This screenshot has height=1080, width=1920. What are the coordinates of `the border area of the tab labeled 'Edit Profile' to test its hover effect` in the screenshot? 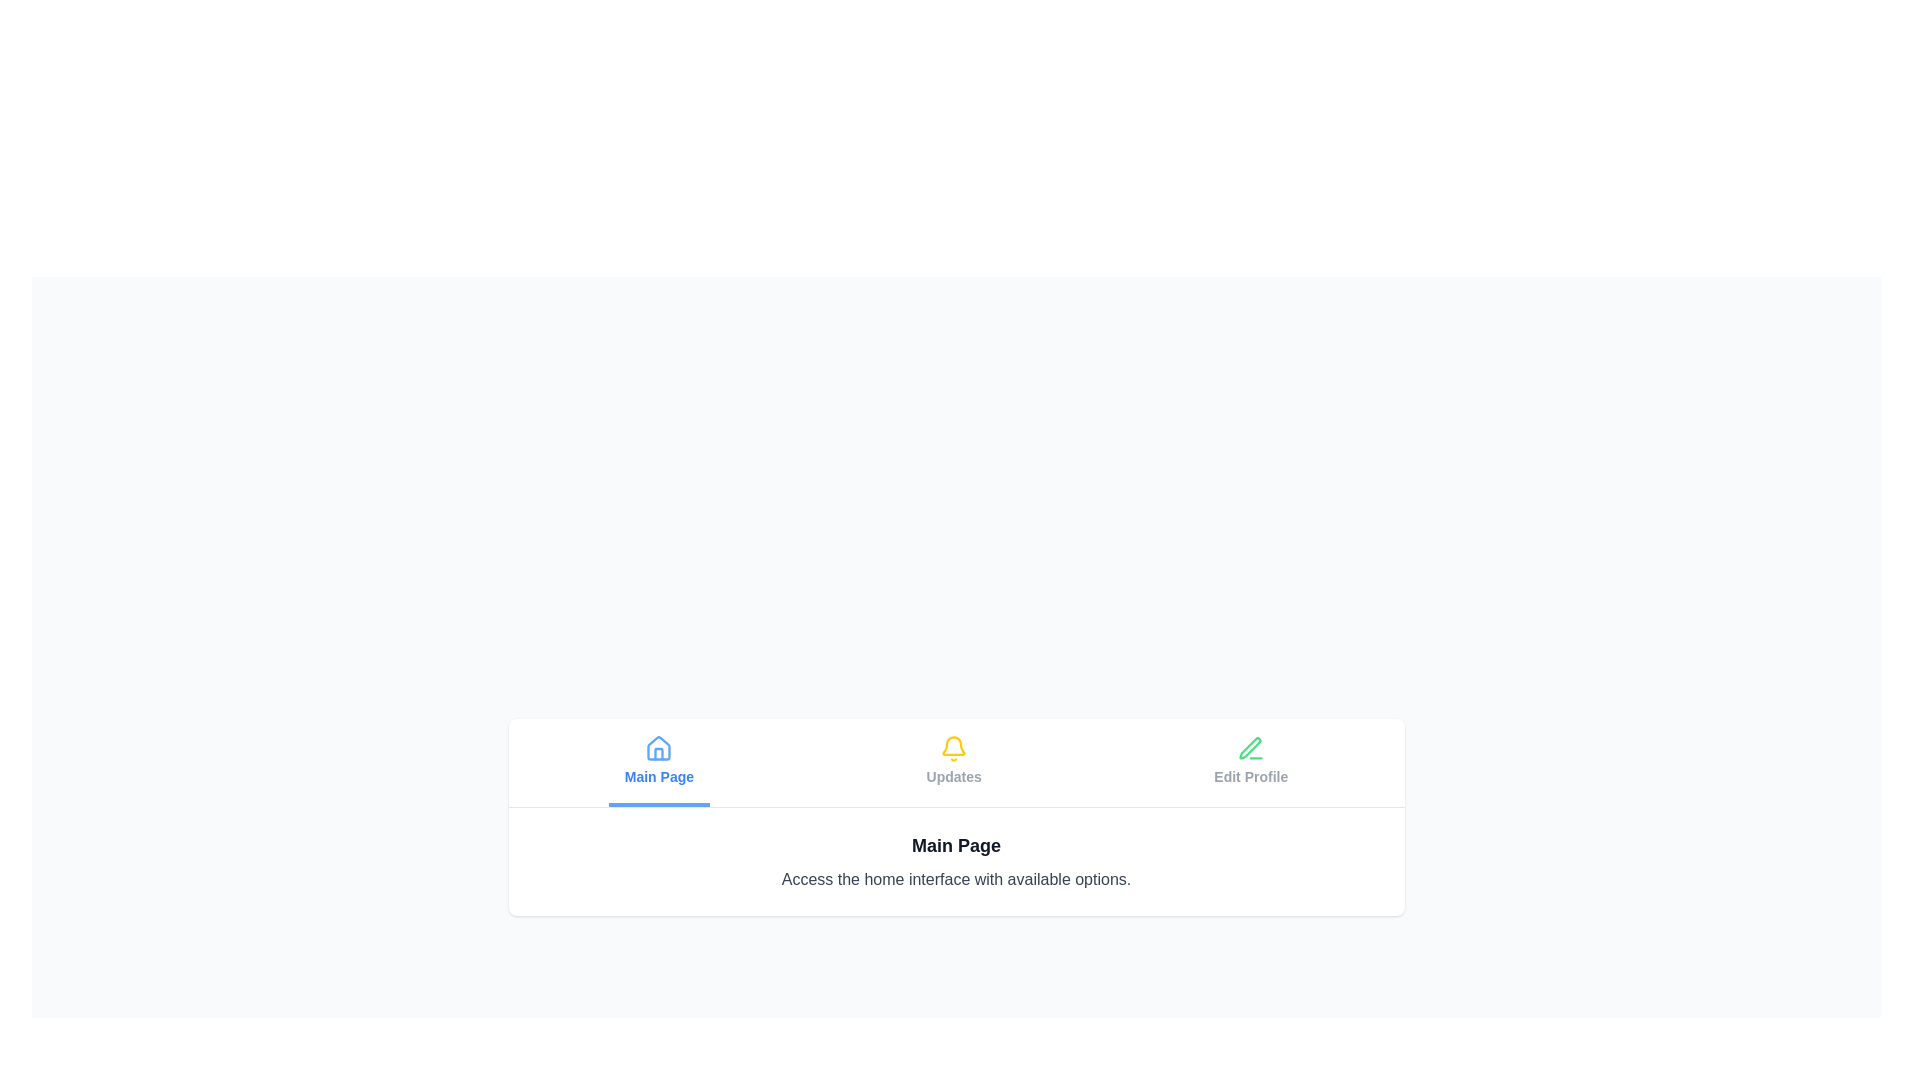 It's located at (1250, 762).